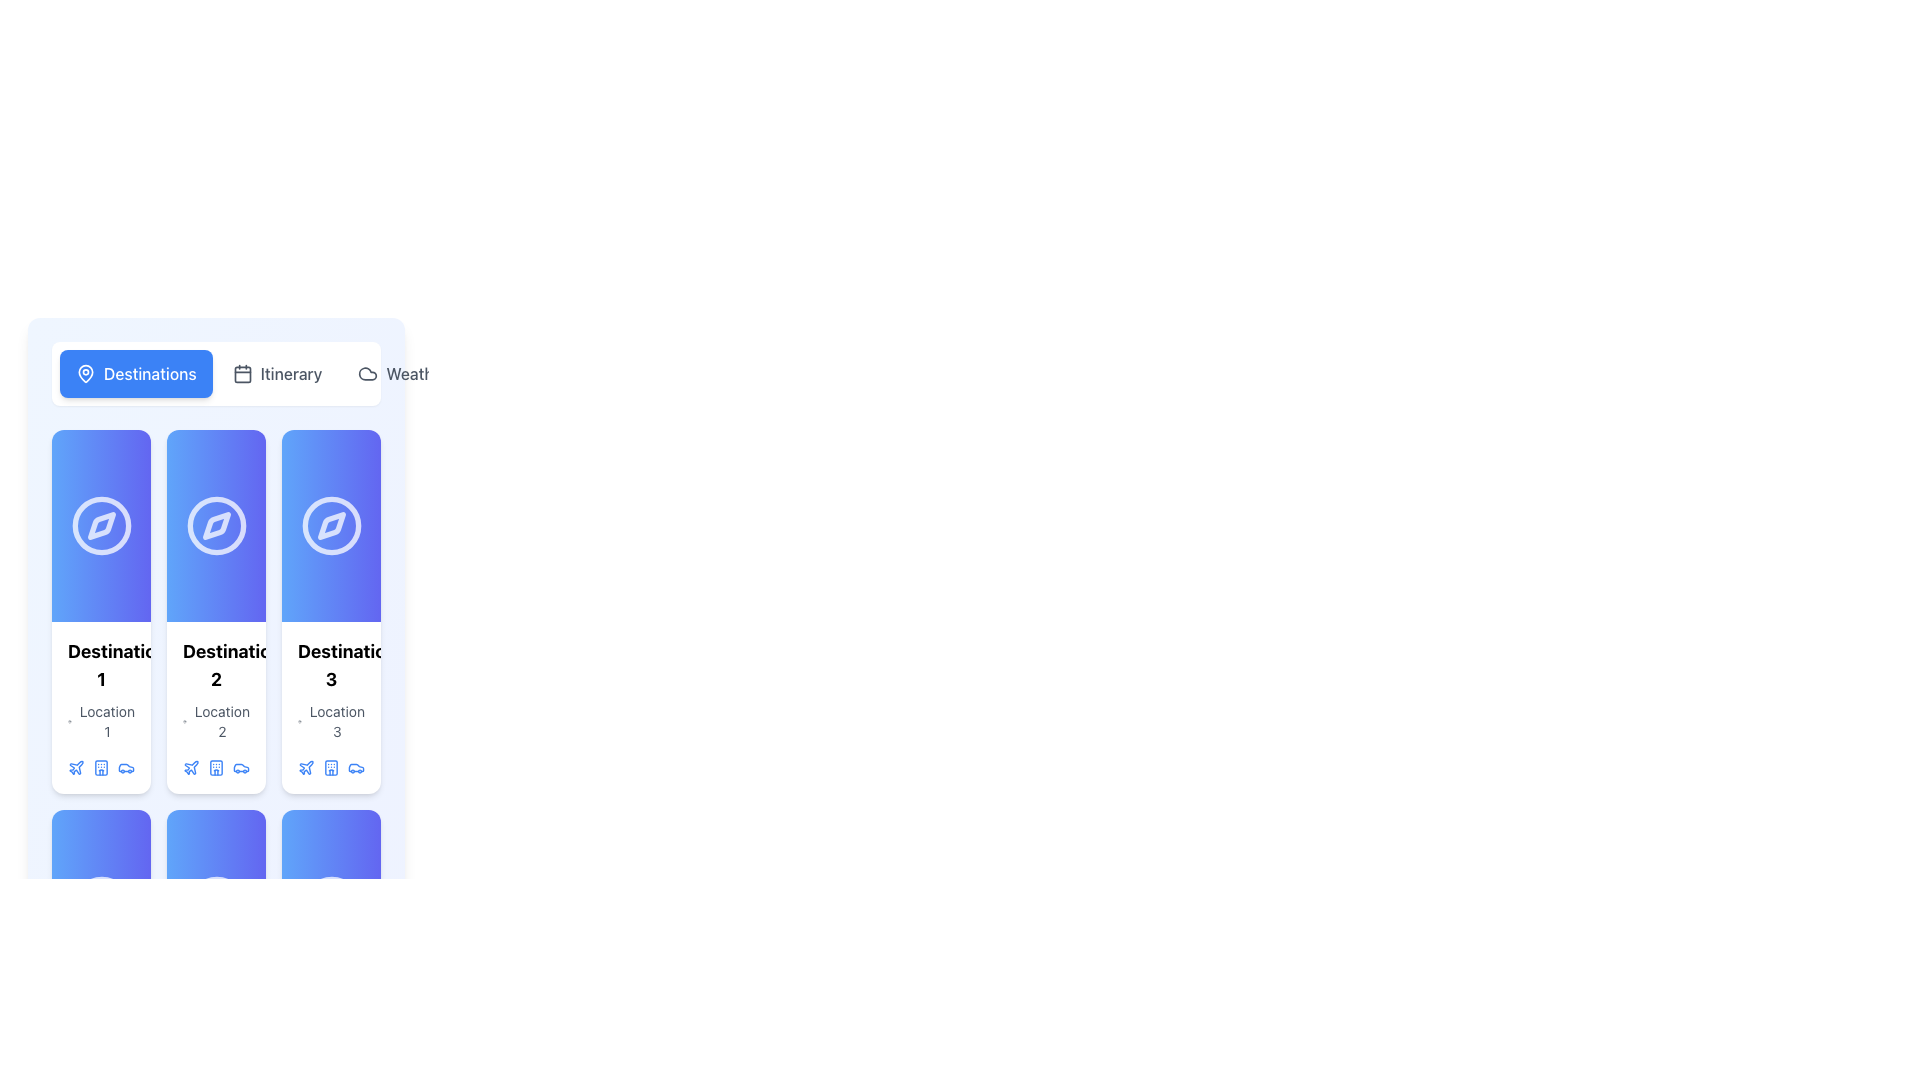 The height and width of the screenshot is (1080, 1920). What do you see at coordinates (331, 524) in the screenshot?
I see `the compass icon with a circular shape and a diamond-like pointer, located in the center of the third card under the 'Destinations' tab` at bounding box center [331, 524].